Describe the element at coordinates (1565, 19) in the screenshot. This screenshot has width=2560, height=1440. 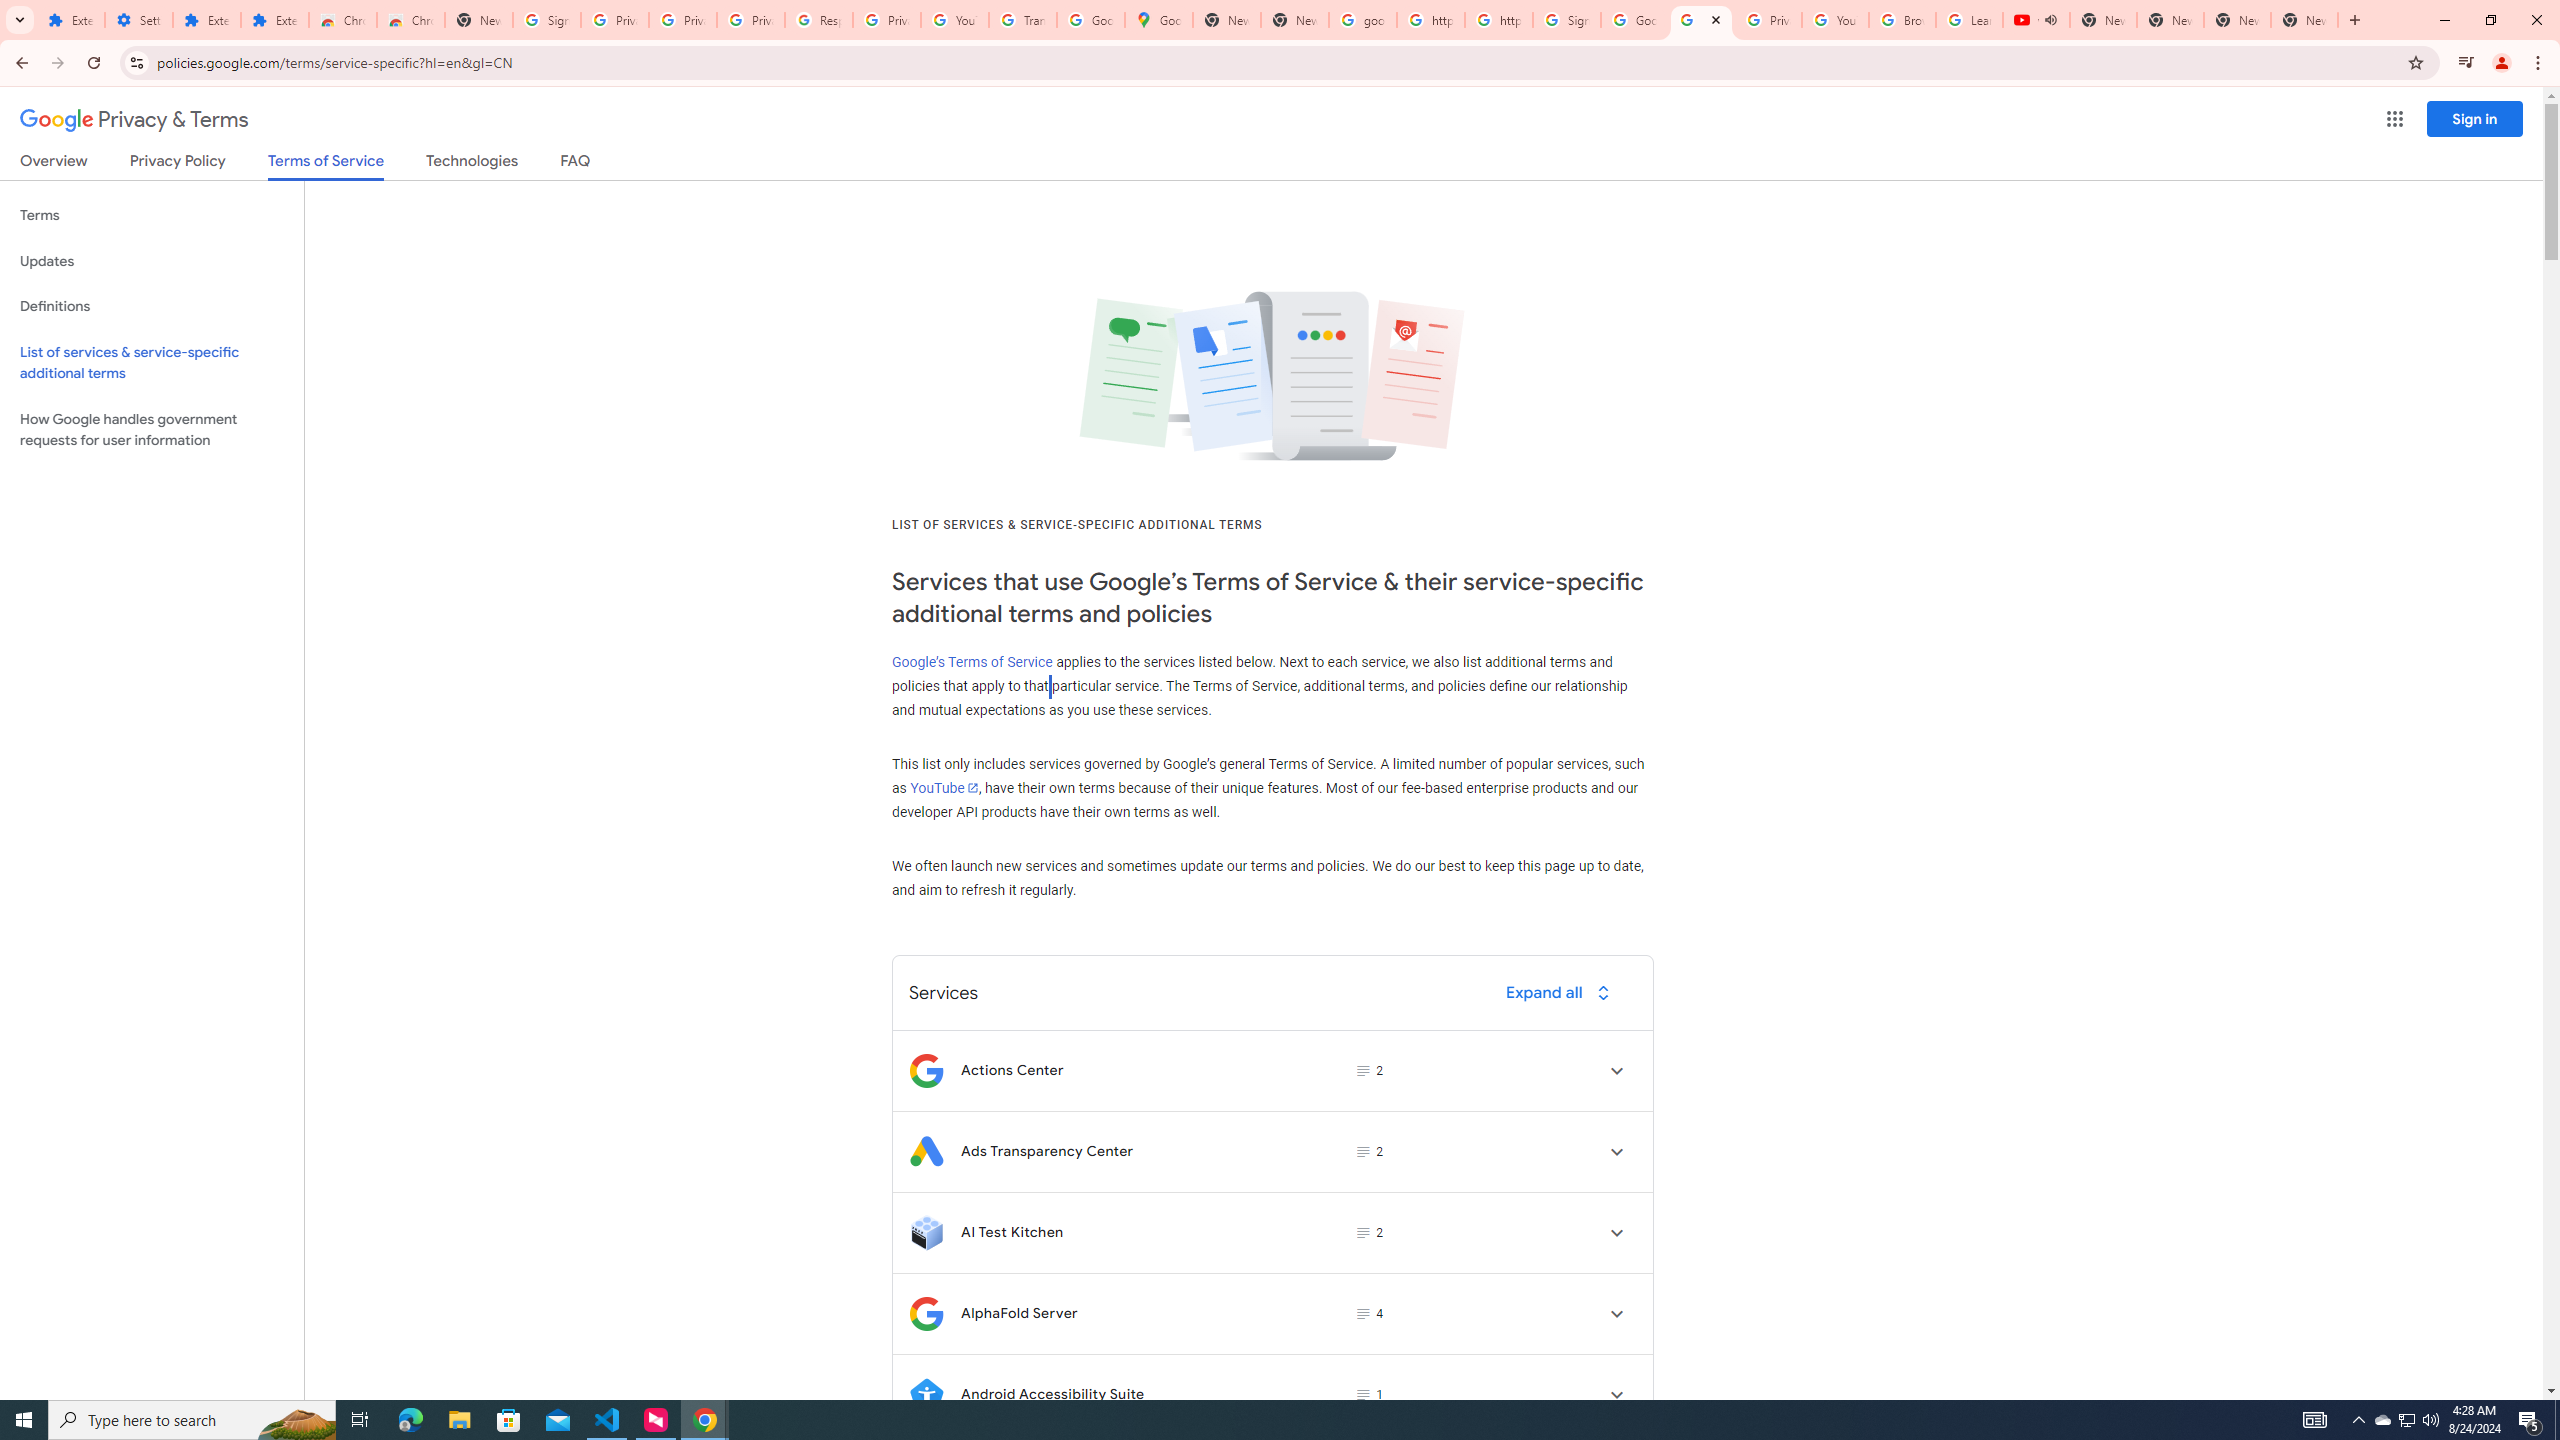
I see `'Sign in - Google Accounts'` at that location.